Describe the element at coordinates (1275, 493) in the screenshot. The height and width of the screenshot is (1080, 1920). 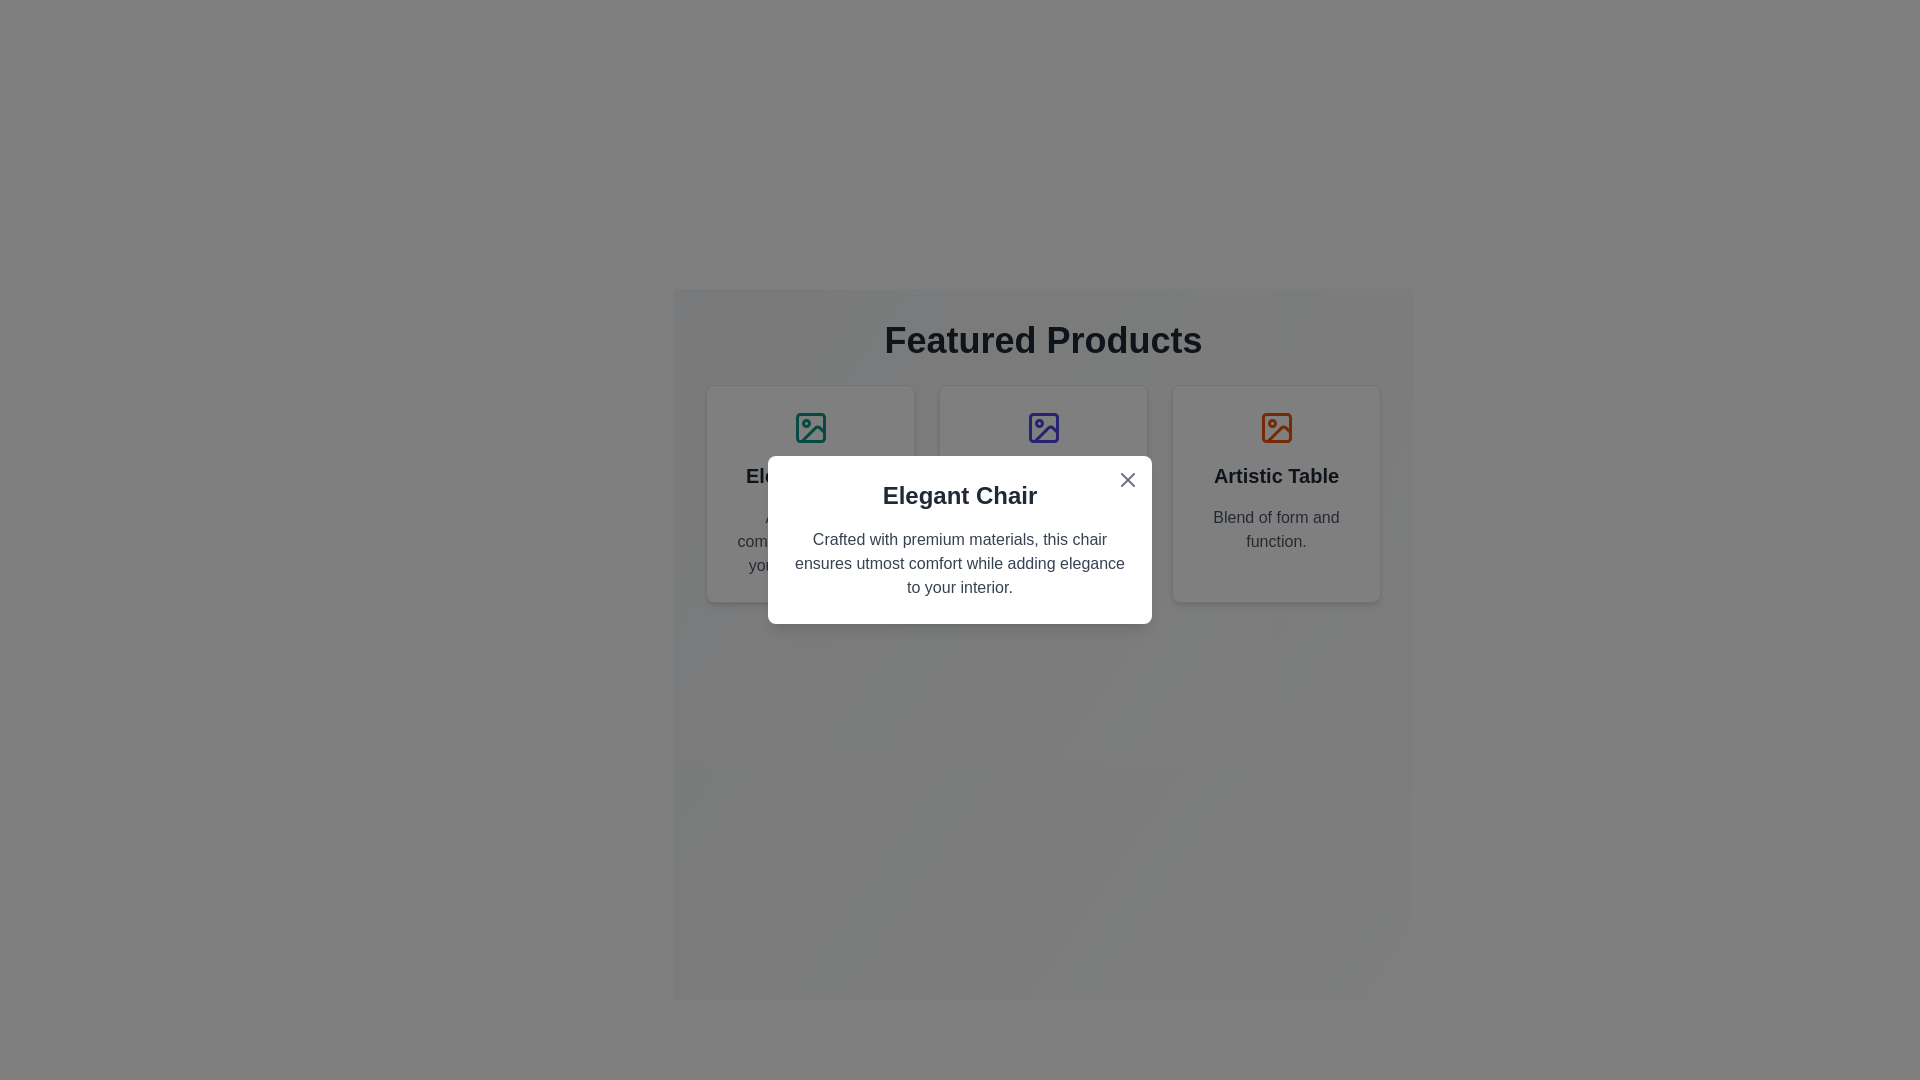
I see `the 'Artistic Table' informational card, which features a white background, an orange image icon at the top, bold text 'Artistic Table', and smaller text 'Blend of form and function'. This card is the third in a grid layout` at that location.